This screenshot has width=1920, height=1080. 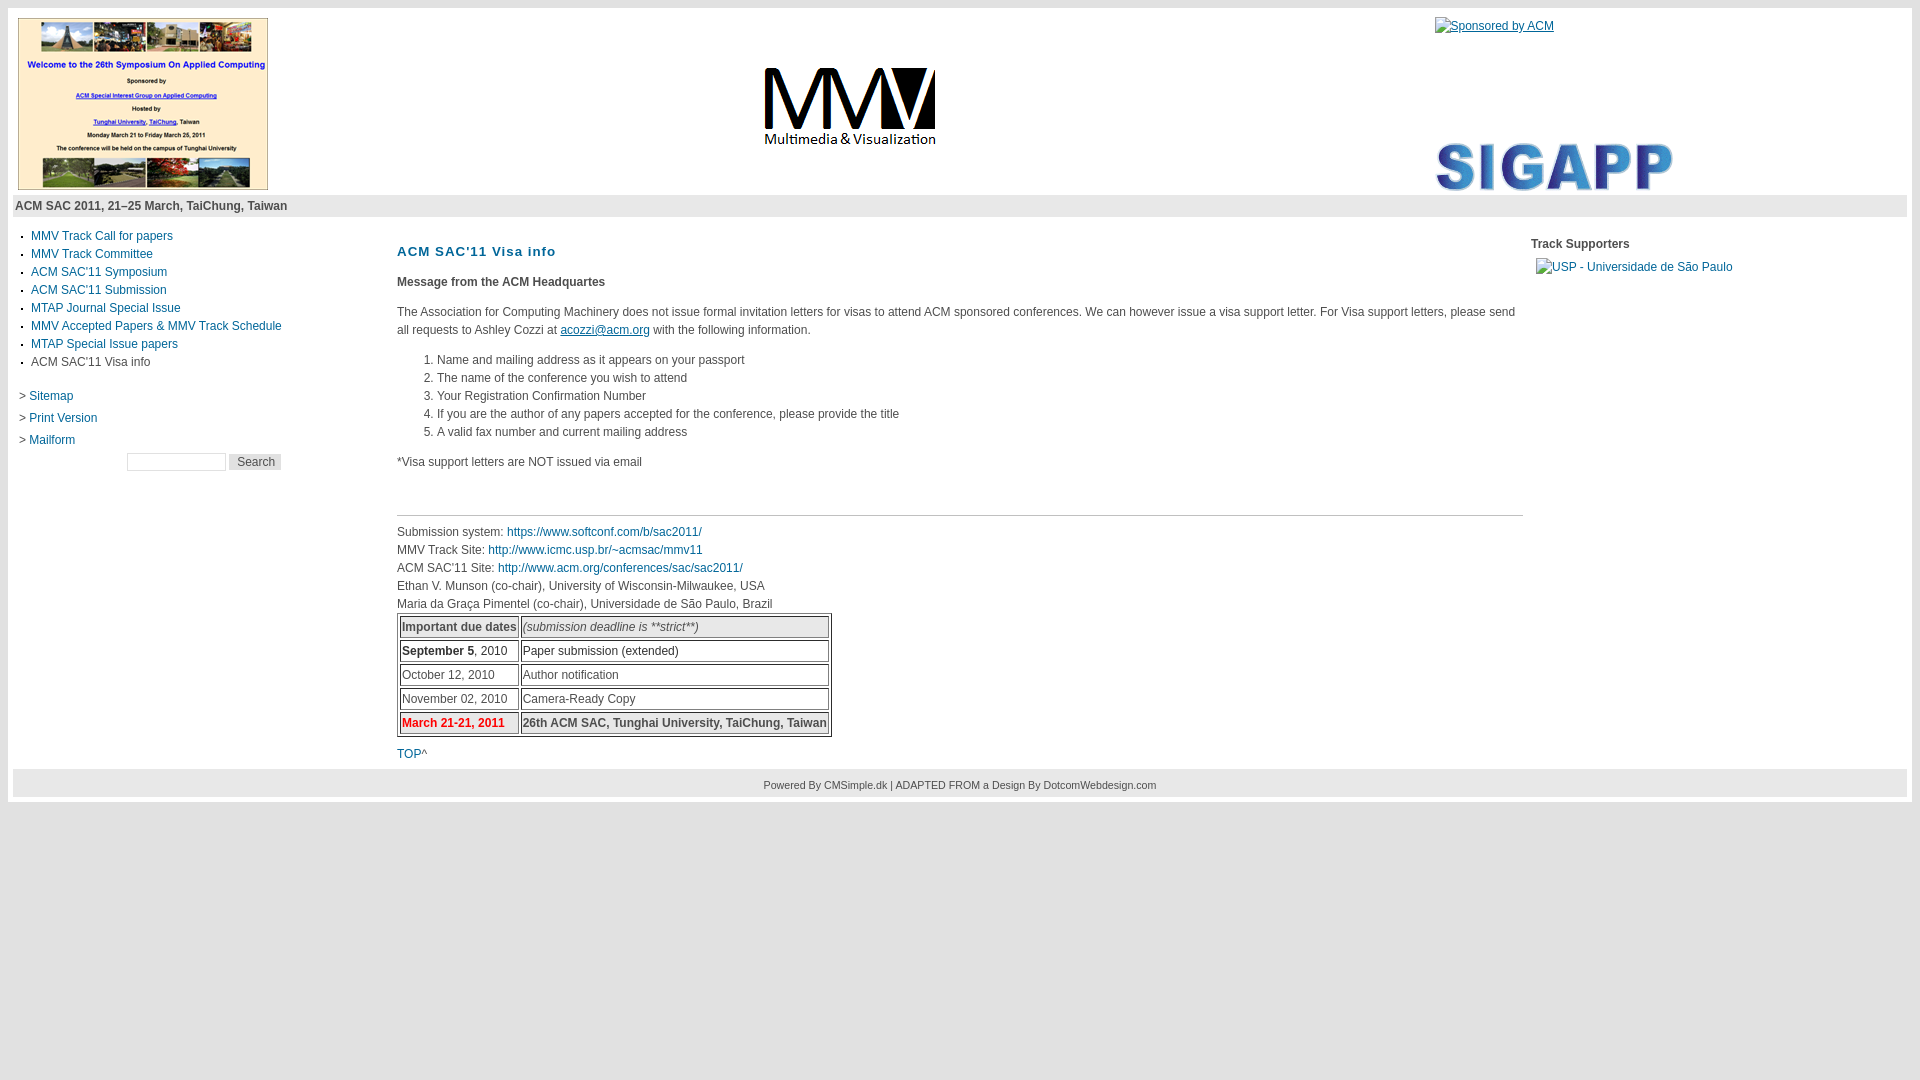 I want to click on 'MMV Track Committee', so click(x=90, y=253).